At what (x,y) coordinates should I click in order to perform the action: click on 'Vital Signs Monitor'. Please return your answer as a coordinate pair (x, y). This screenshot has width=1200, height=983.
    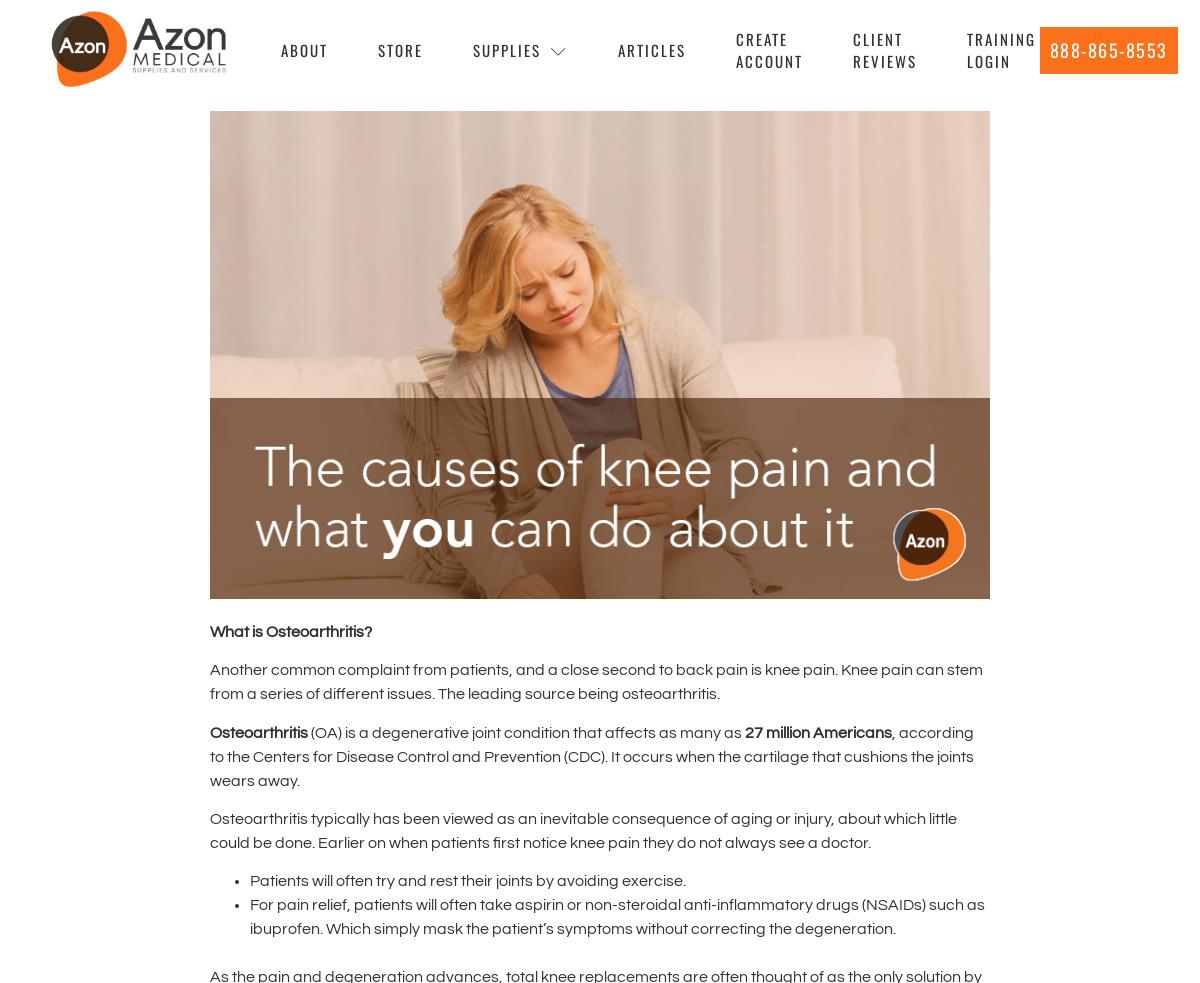
    Looking at the image, I should click on (551, 367).